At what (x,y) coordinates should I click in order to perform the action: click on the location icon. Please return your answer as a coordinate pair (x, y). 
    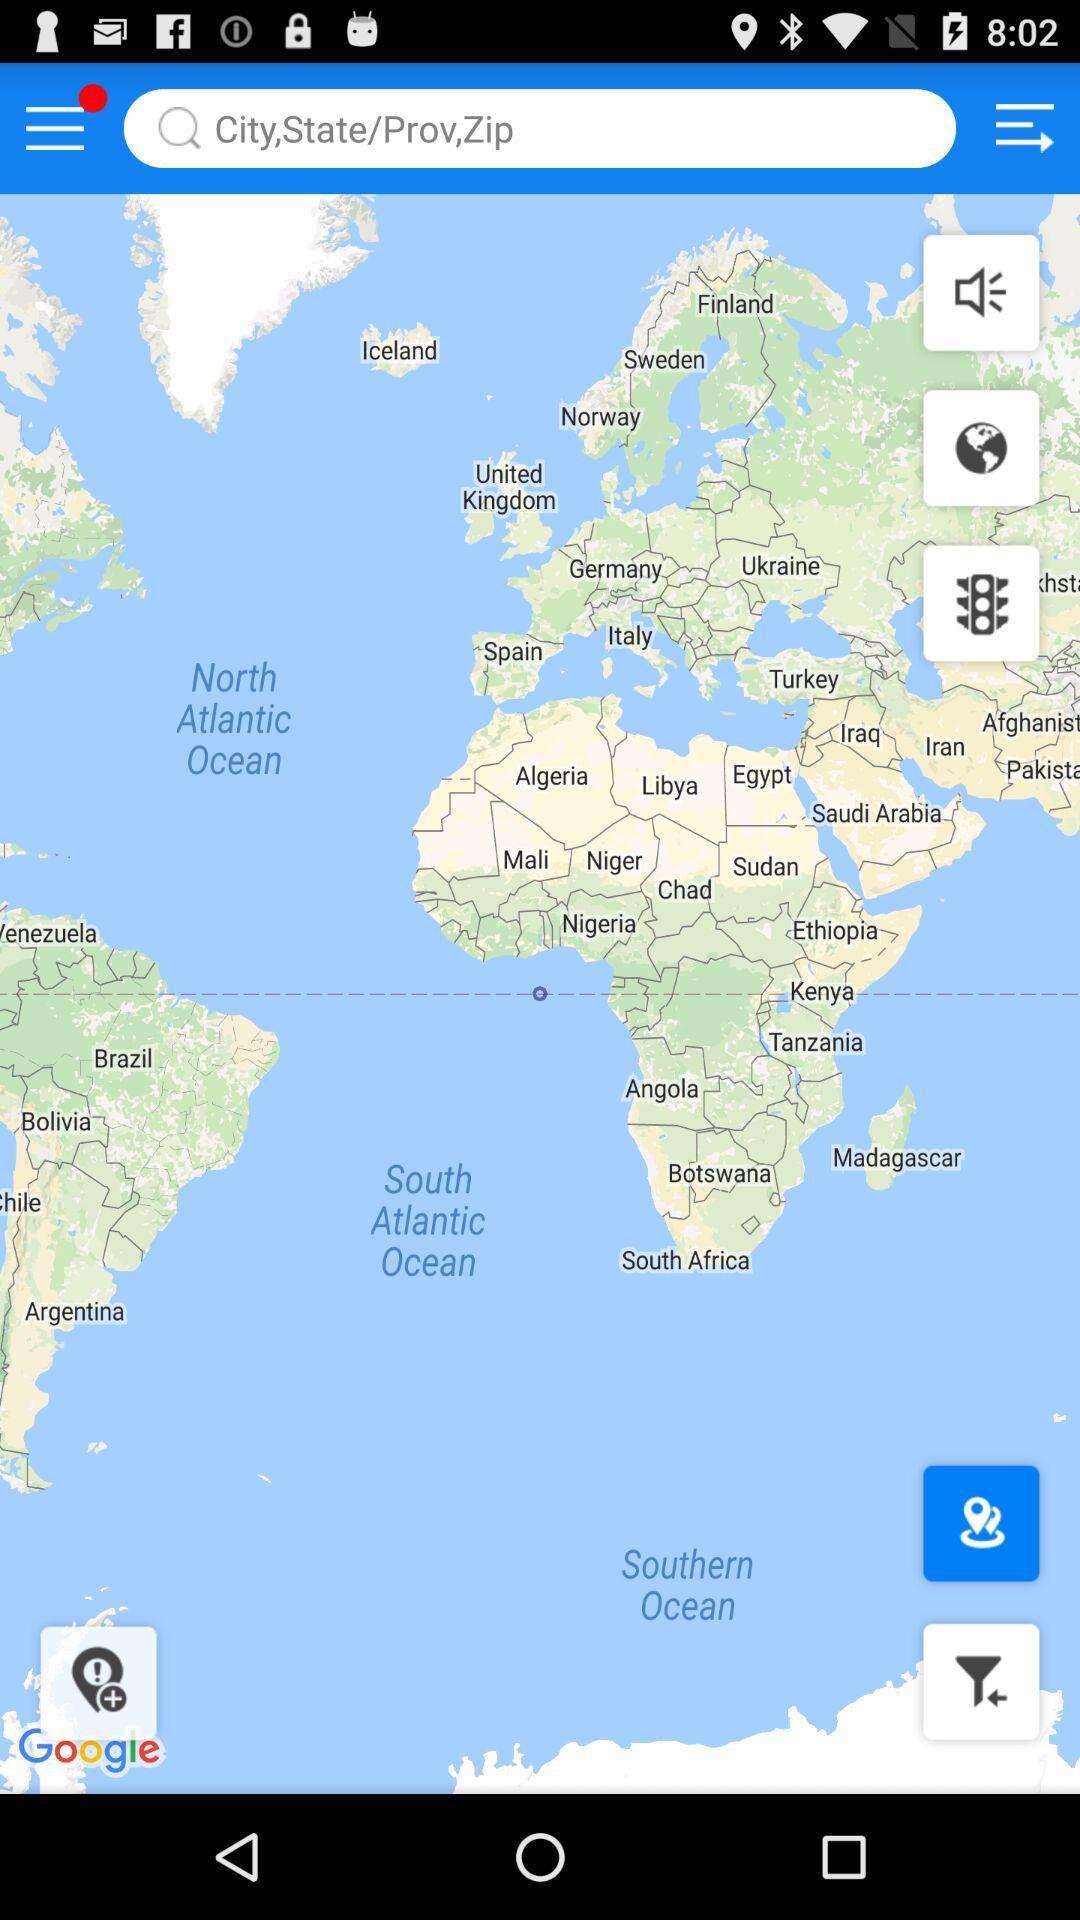
    Looking at the image, I should click on (98, 1801).